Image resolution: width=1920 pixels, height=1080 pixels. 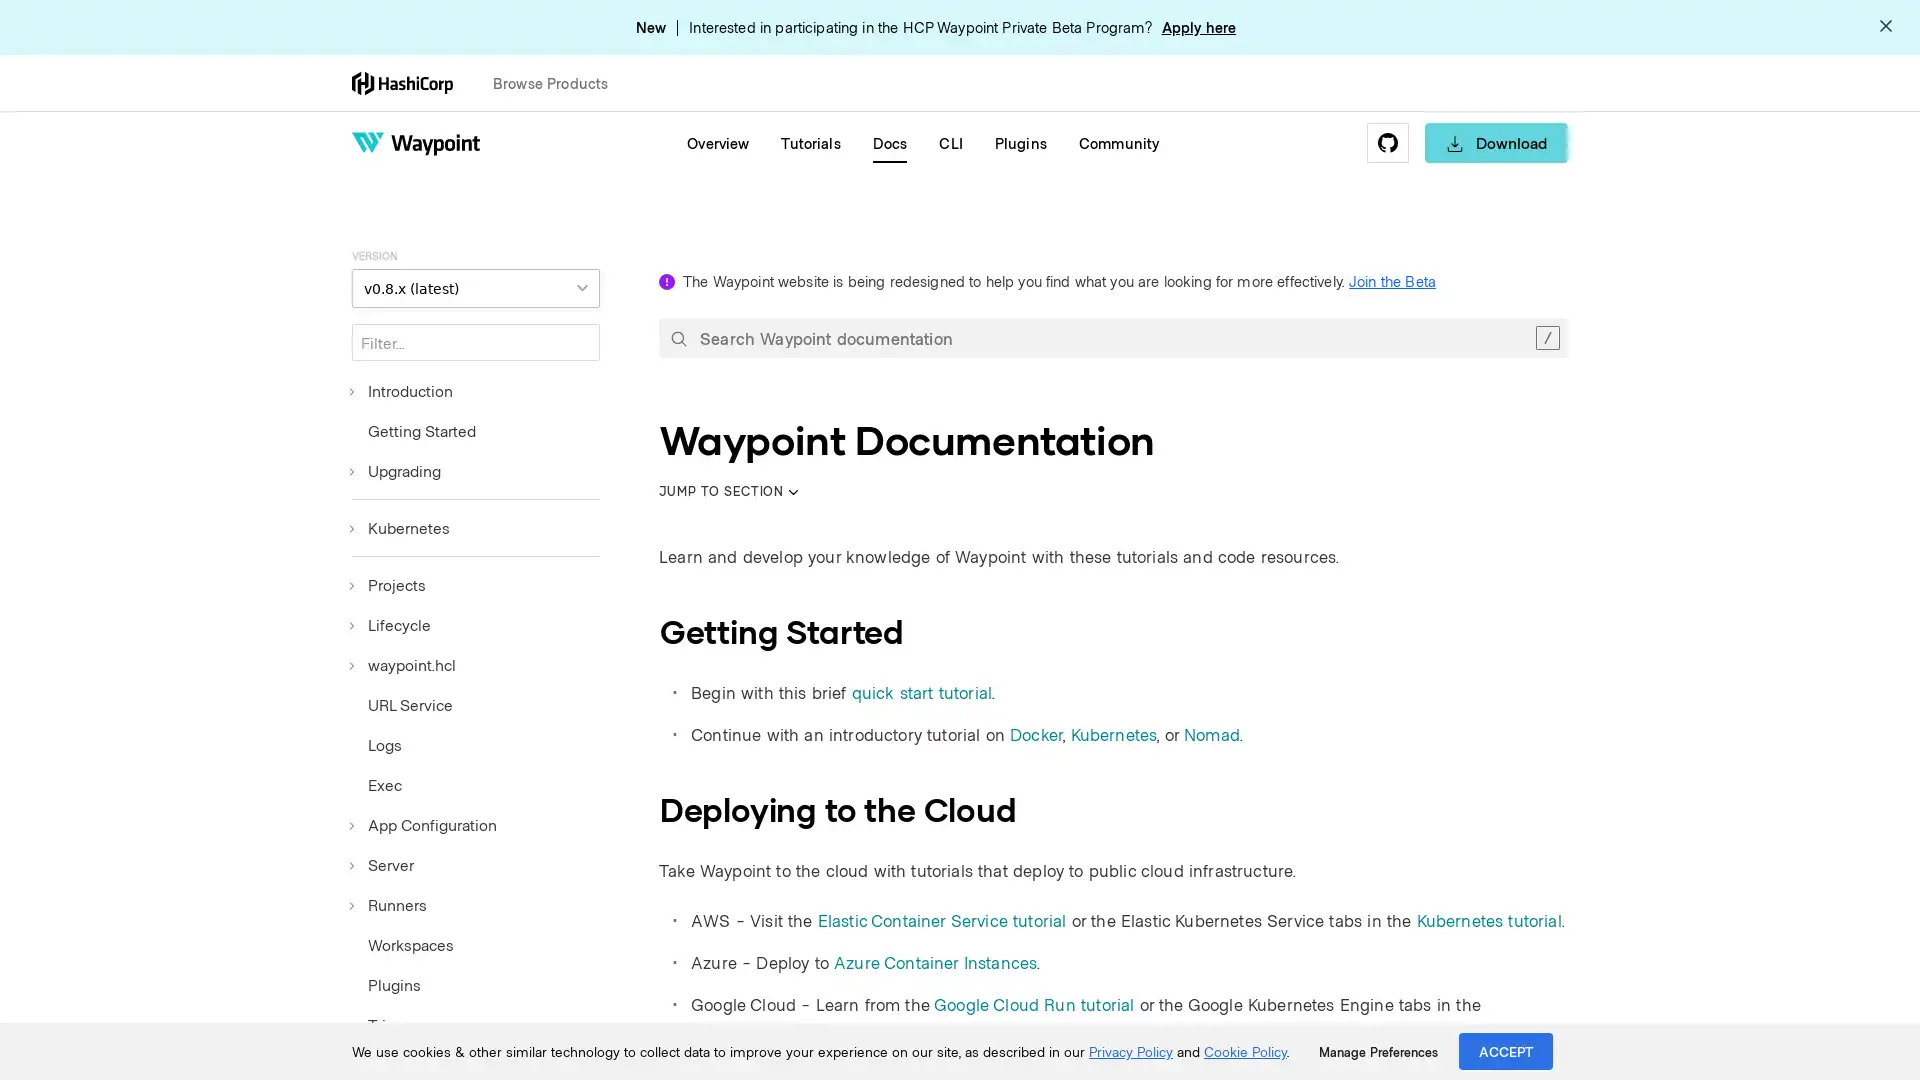 What do you see at coordinates (474, 288) in the screenshot?
I see `VERSION` at bounding box center [474, 288].